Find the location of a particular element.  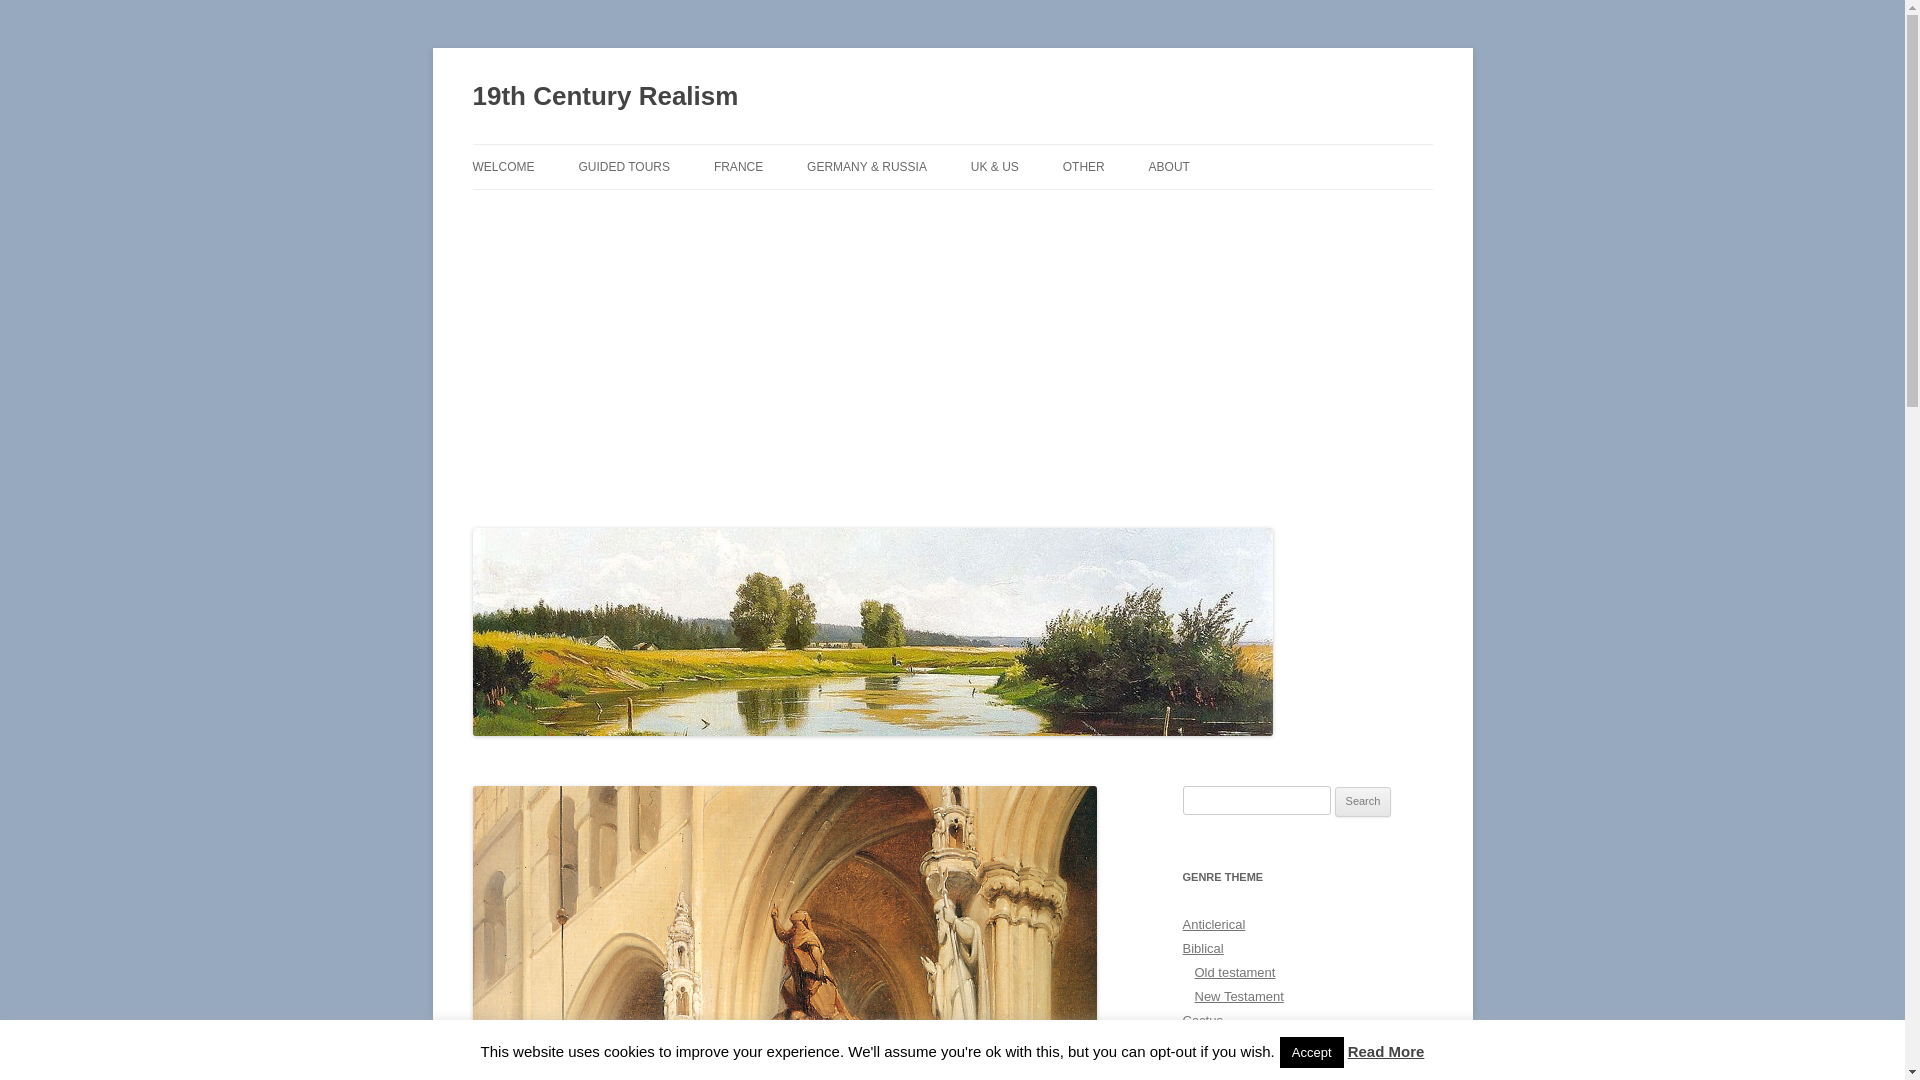

'Customs & Myths' is located at coordinates (1232, 1067).